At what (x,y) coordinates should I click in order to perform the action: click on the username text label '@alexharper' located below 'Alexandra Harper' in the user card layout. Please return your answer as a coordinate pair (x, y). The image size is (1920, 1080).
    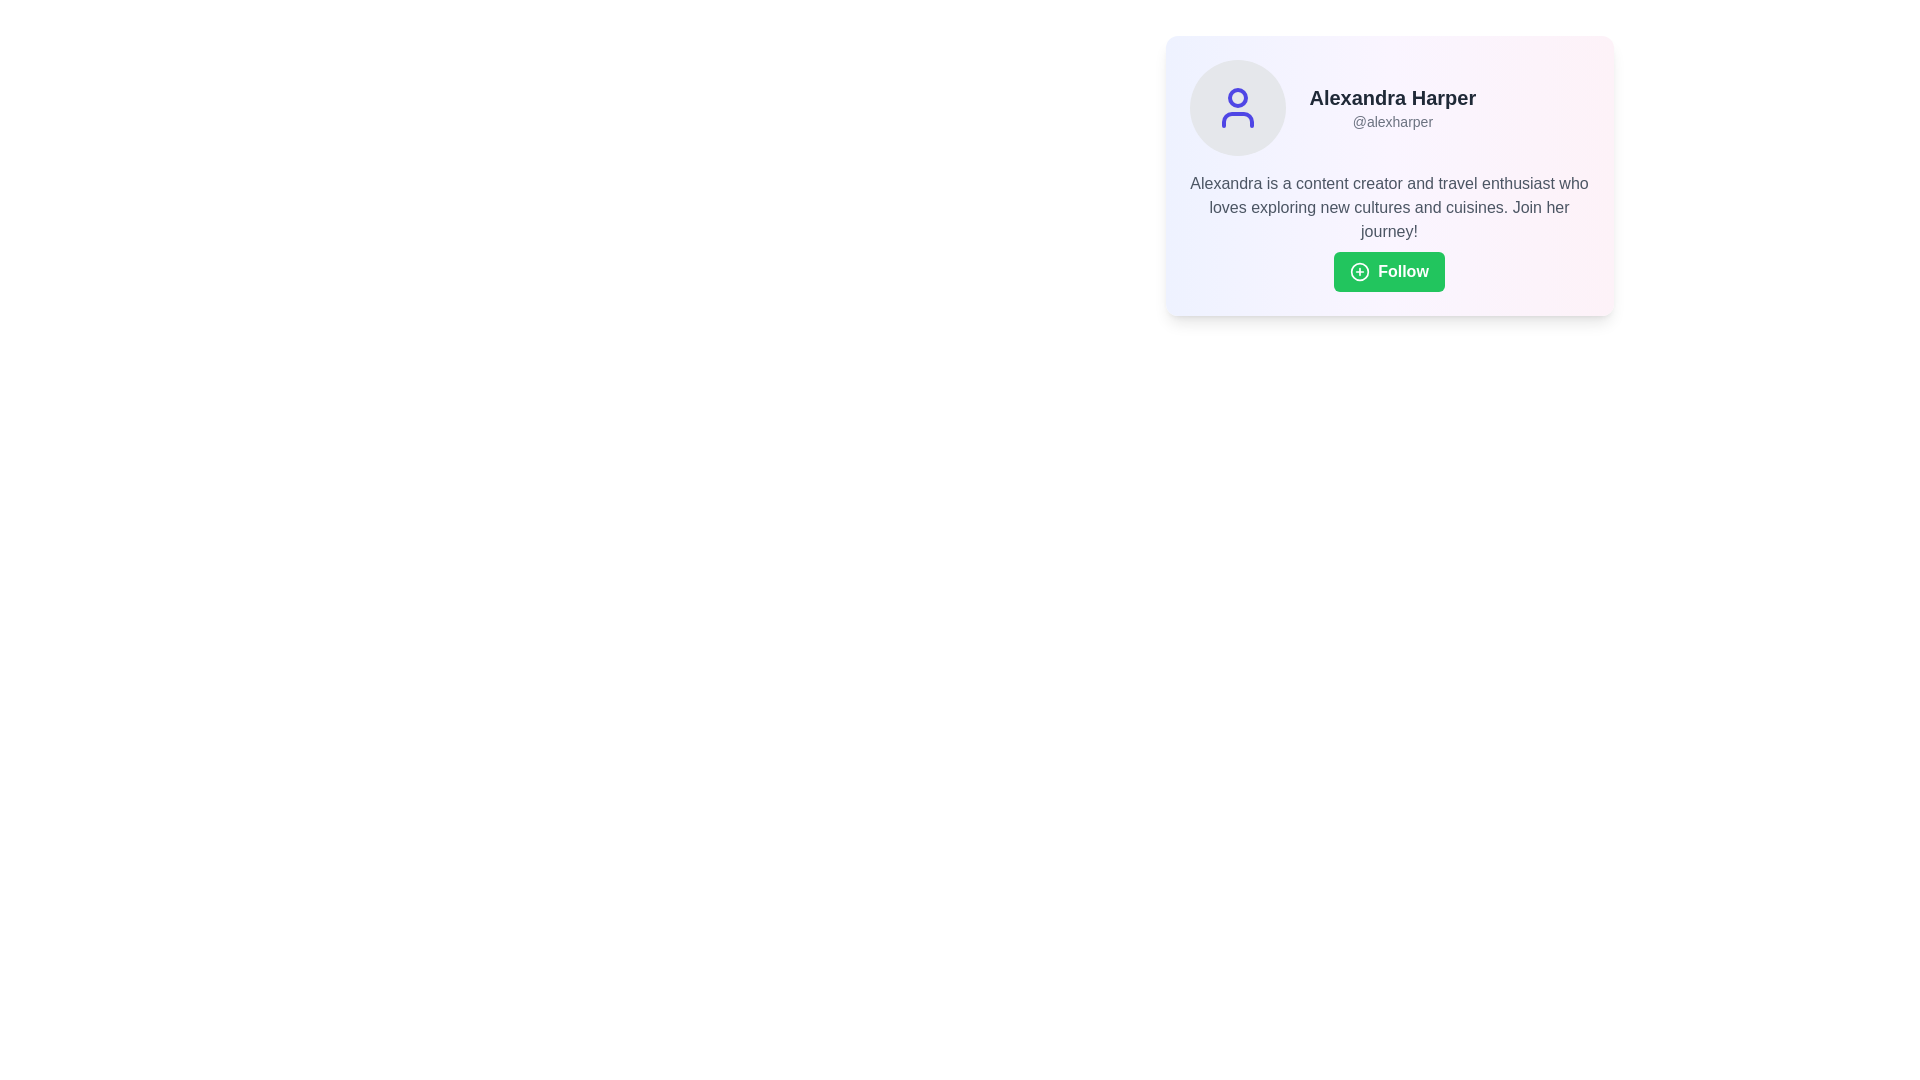
    Looking at the image, I should click on (1391, 122).